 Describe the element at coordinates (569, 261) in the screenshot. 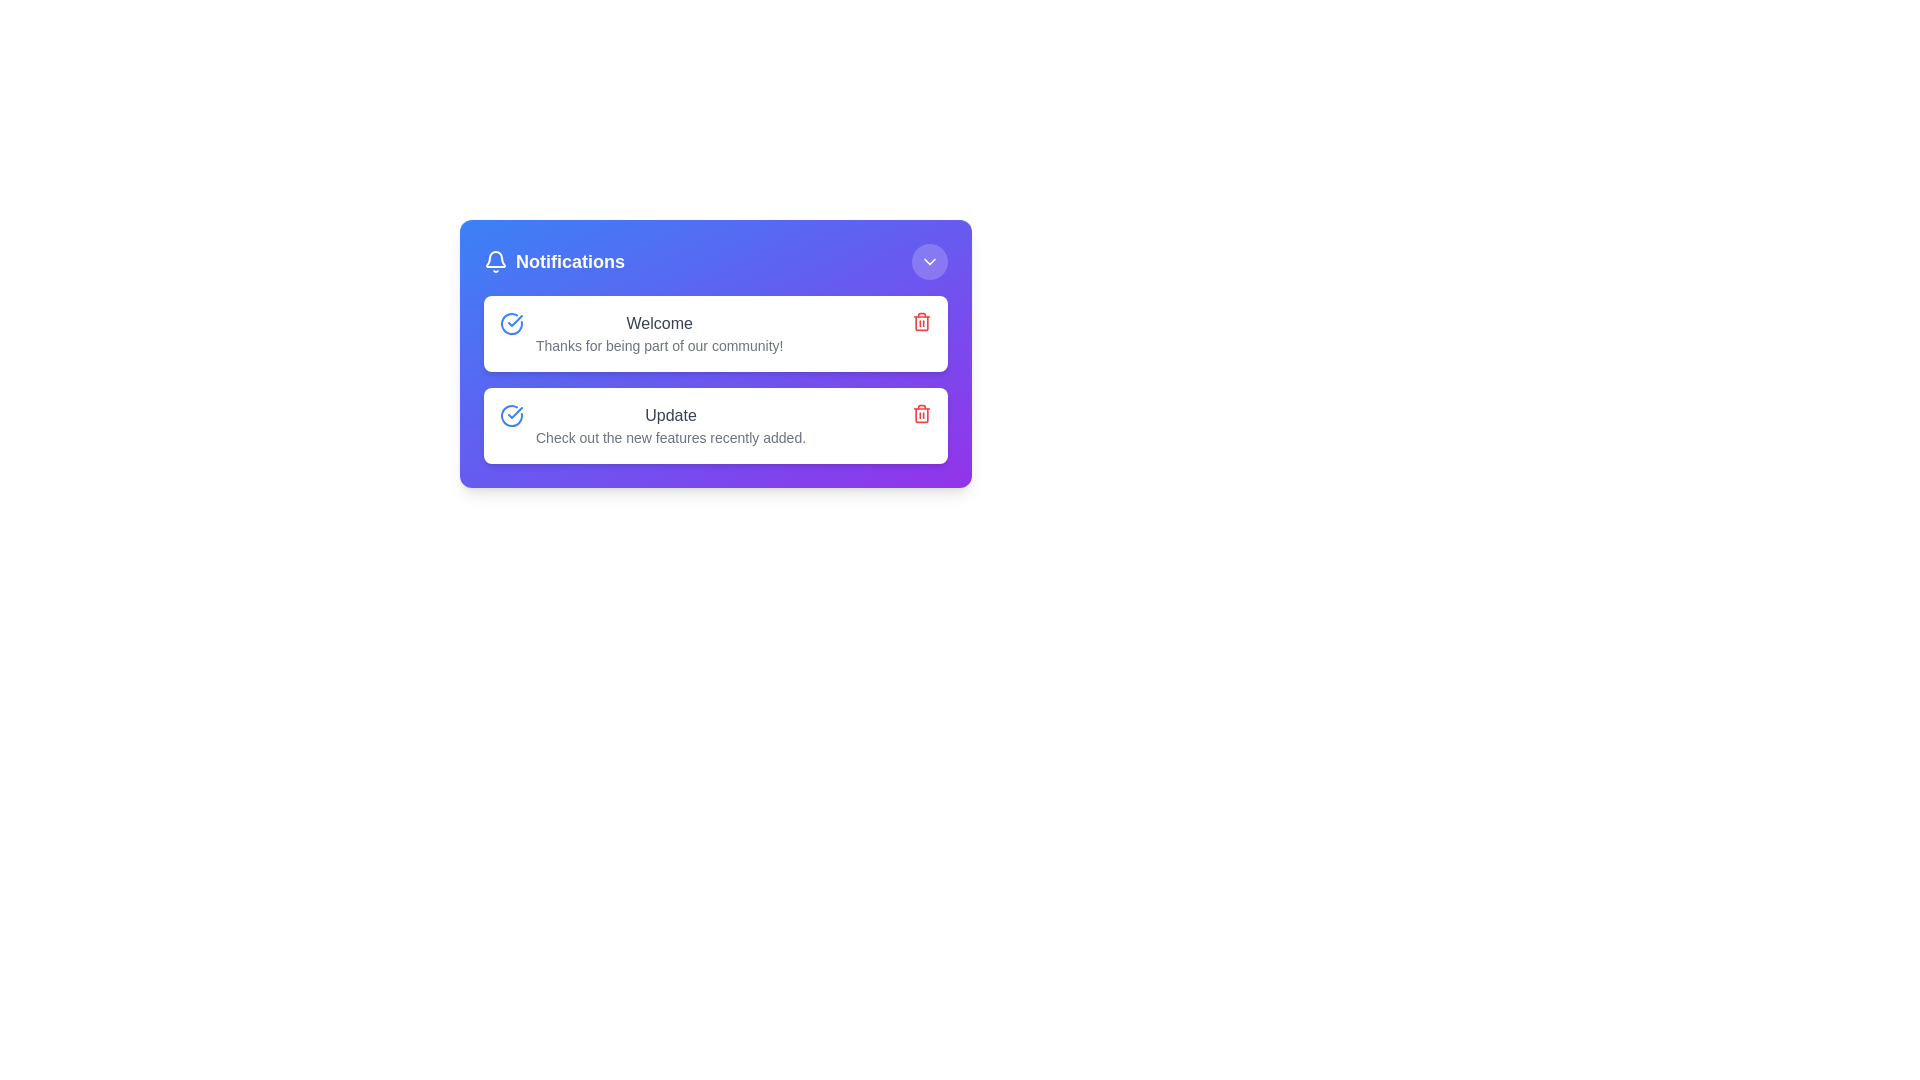

I see `text label that identifies the notification section at the top of the notification panel` at that location.